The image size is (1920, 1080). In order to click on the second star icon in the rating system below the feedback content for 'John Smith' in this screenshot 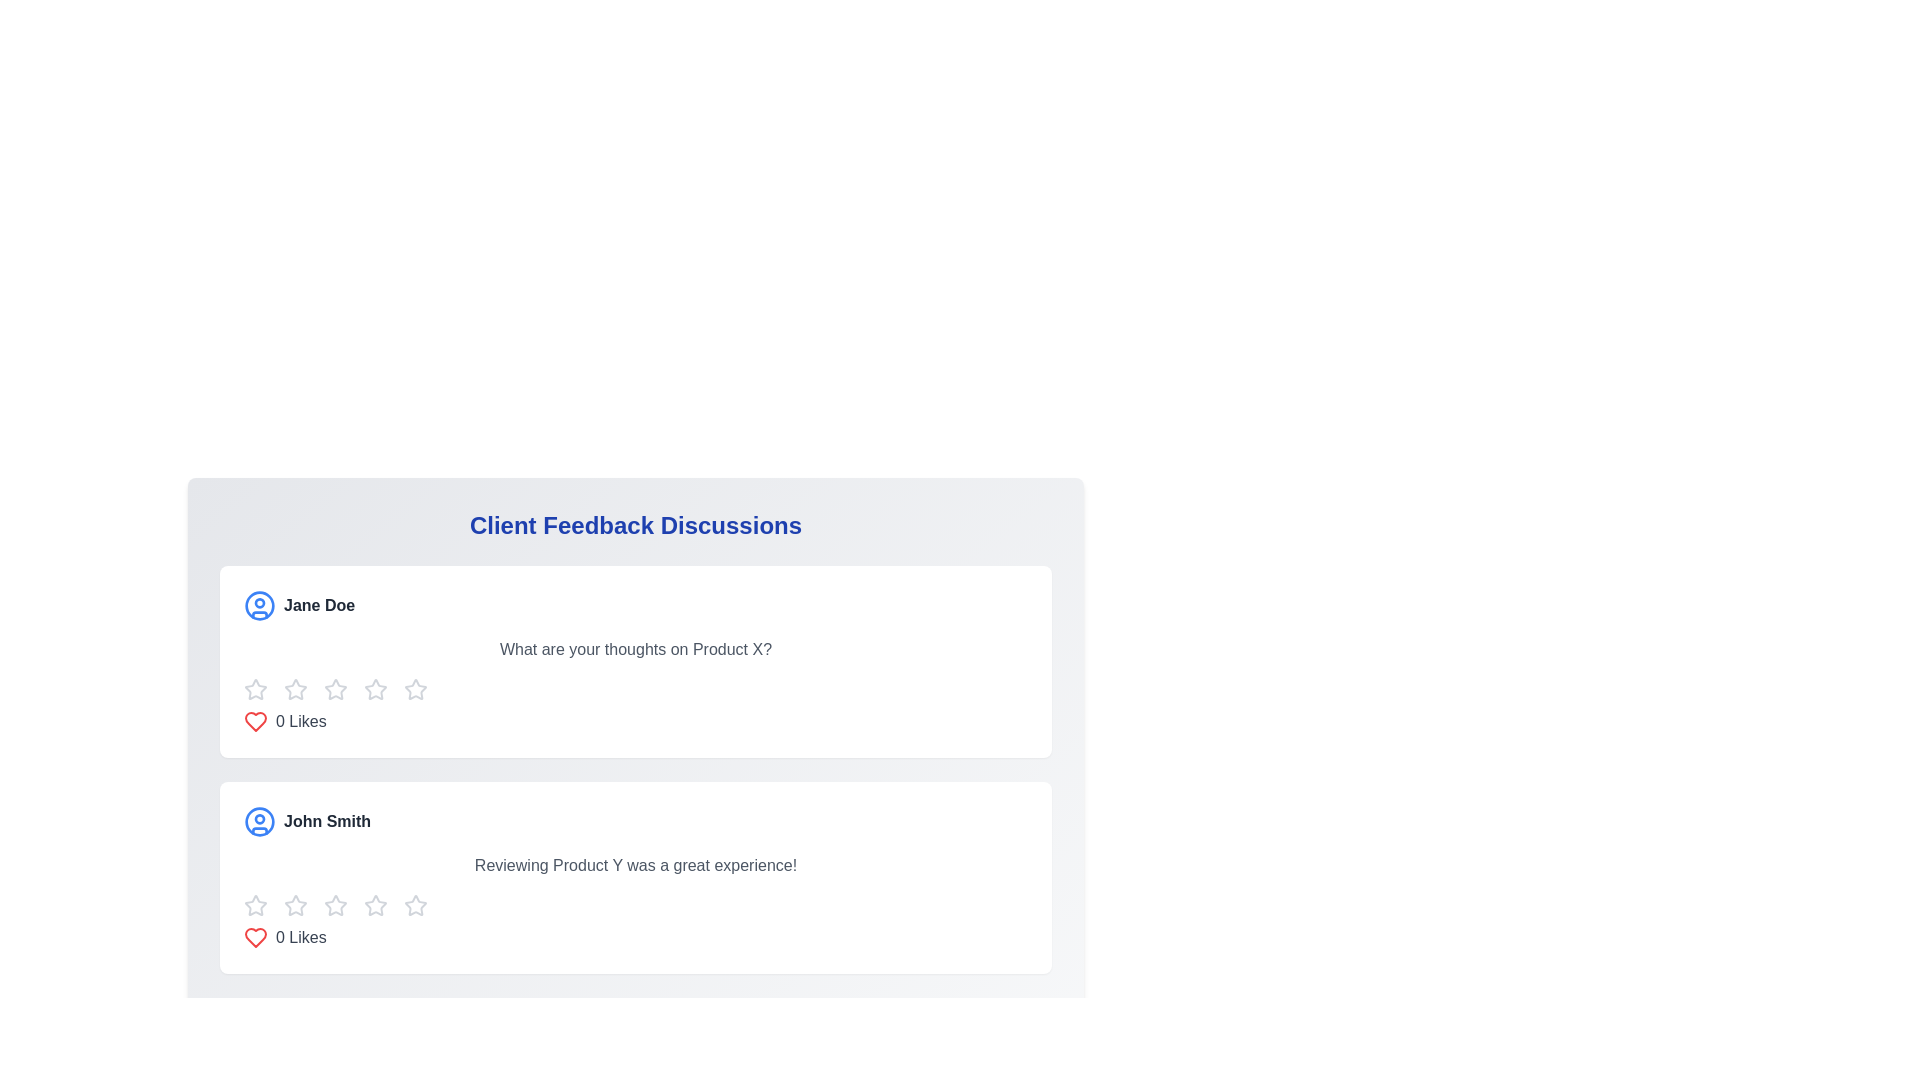, I will do `click(295, 906)`.